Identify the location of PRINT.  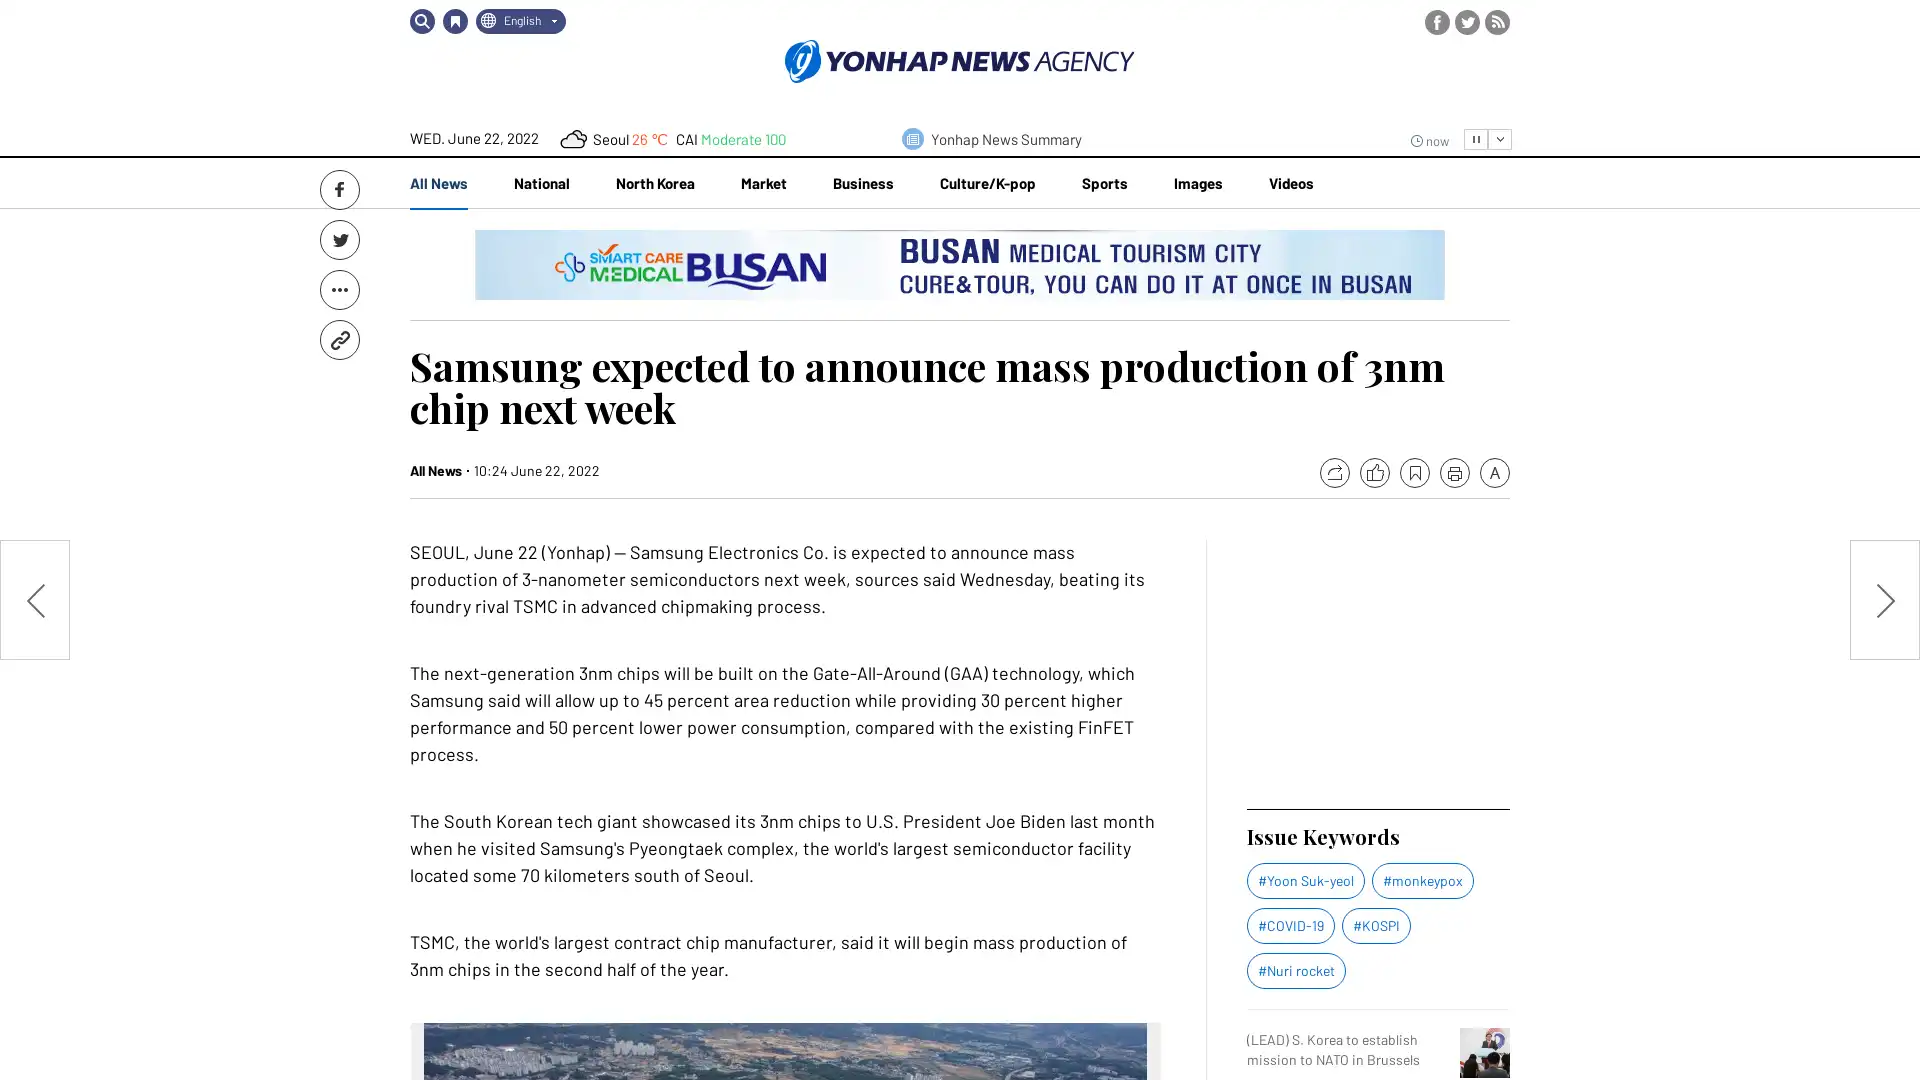
(1454, 473).